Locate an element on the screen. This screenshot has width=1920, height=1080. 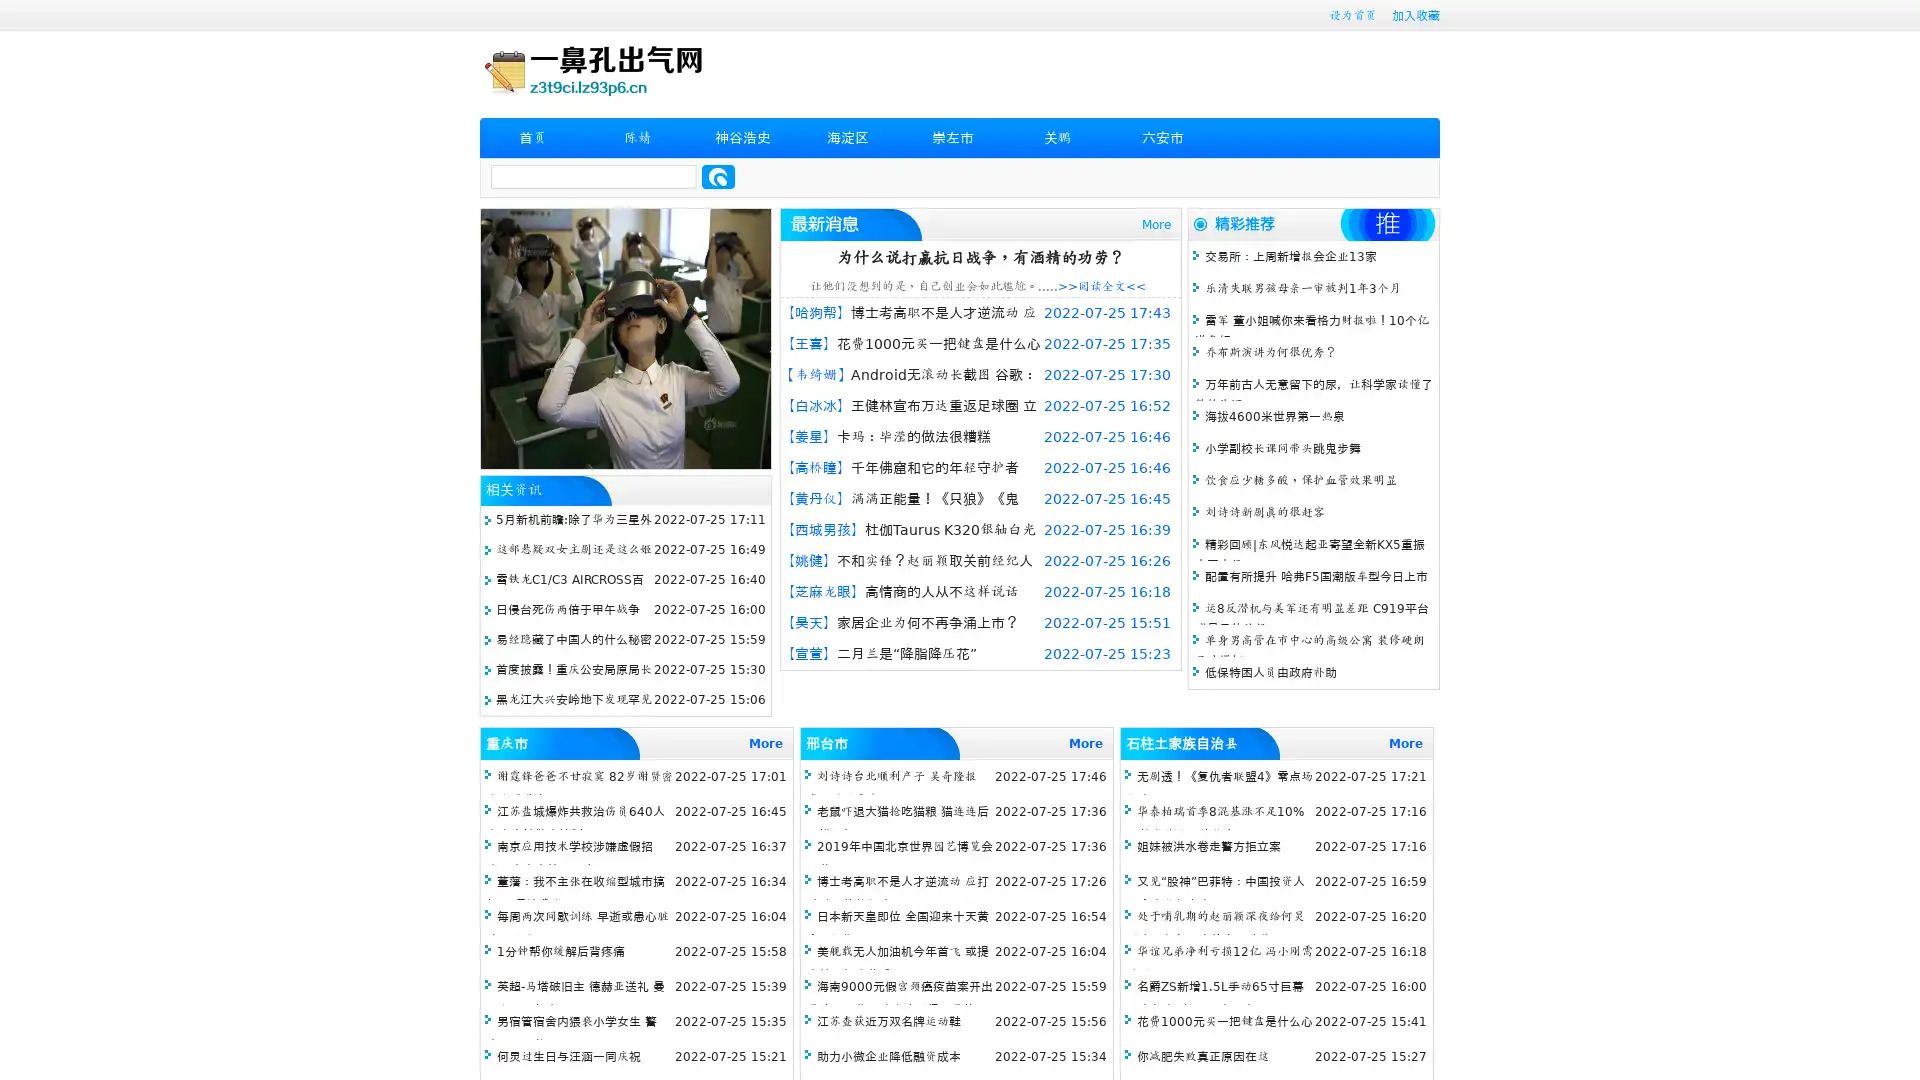
Search is located at coordinates (718, 176).